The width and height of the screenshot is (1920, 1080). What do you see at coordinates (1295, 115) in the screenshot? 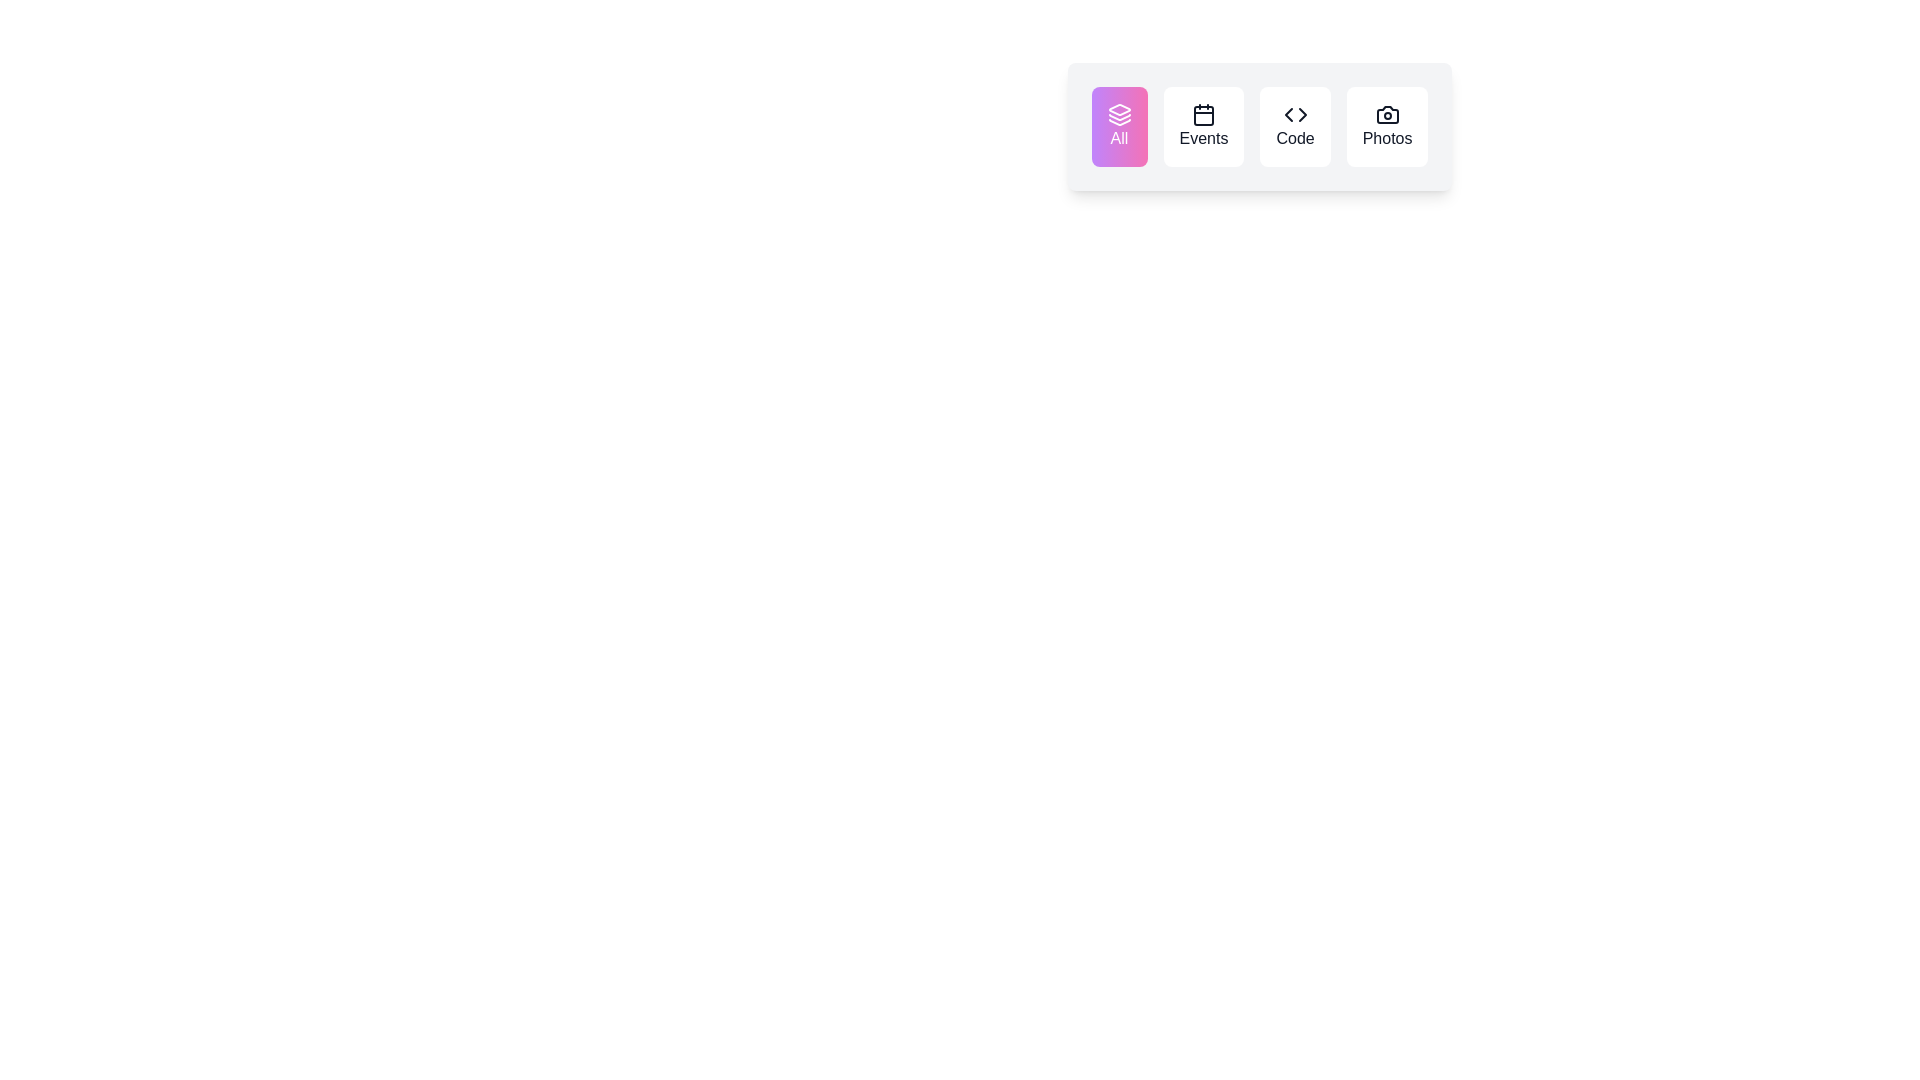
I see `the icon representing the 'Code' button, which is the third button in a row of four, located in the top-right part of the interface` at bounding box center [1295, 115].